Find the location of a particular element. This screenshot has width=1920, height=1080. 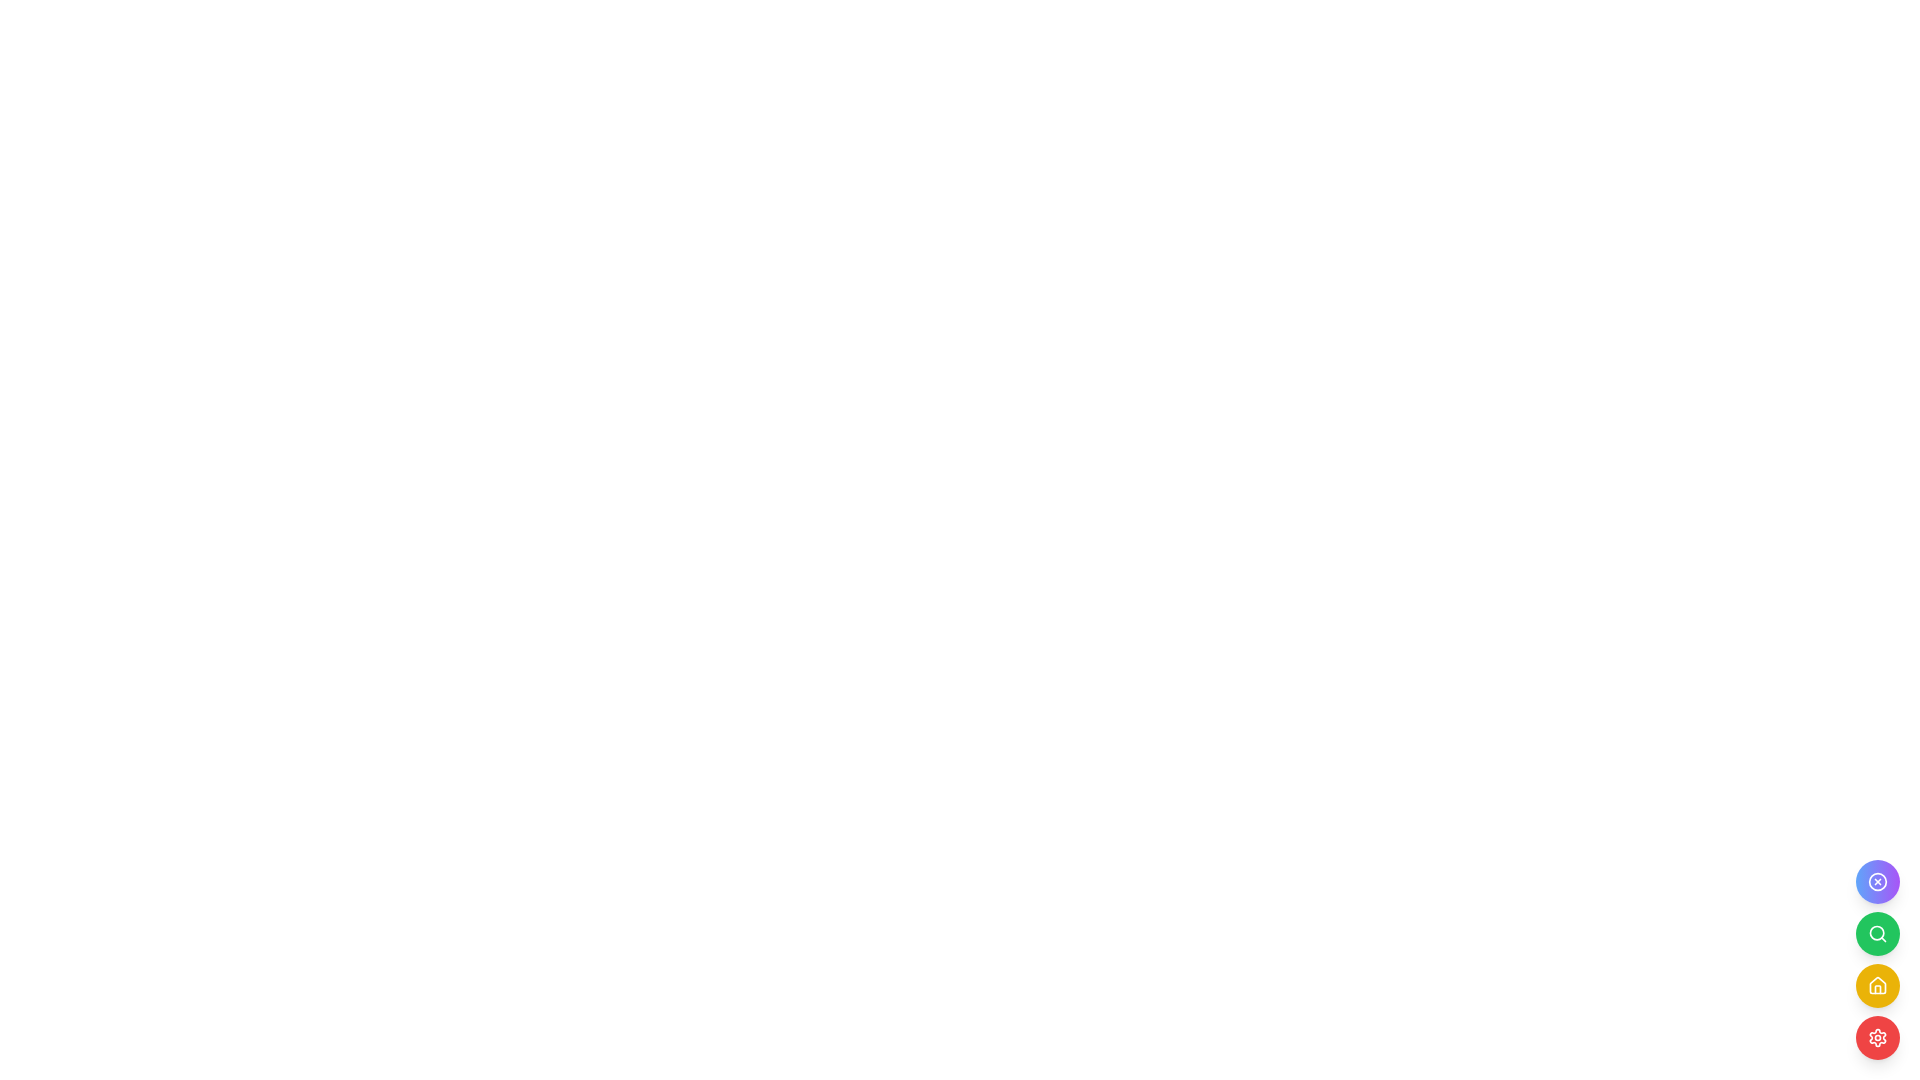

the button with a yellow background featuring a house-shaped icon is located at coordinates (1876, 985).